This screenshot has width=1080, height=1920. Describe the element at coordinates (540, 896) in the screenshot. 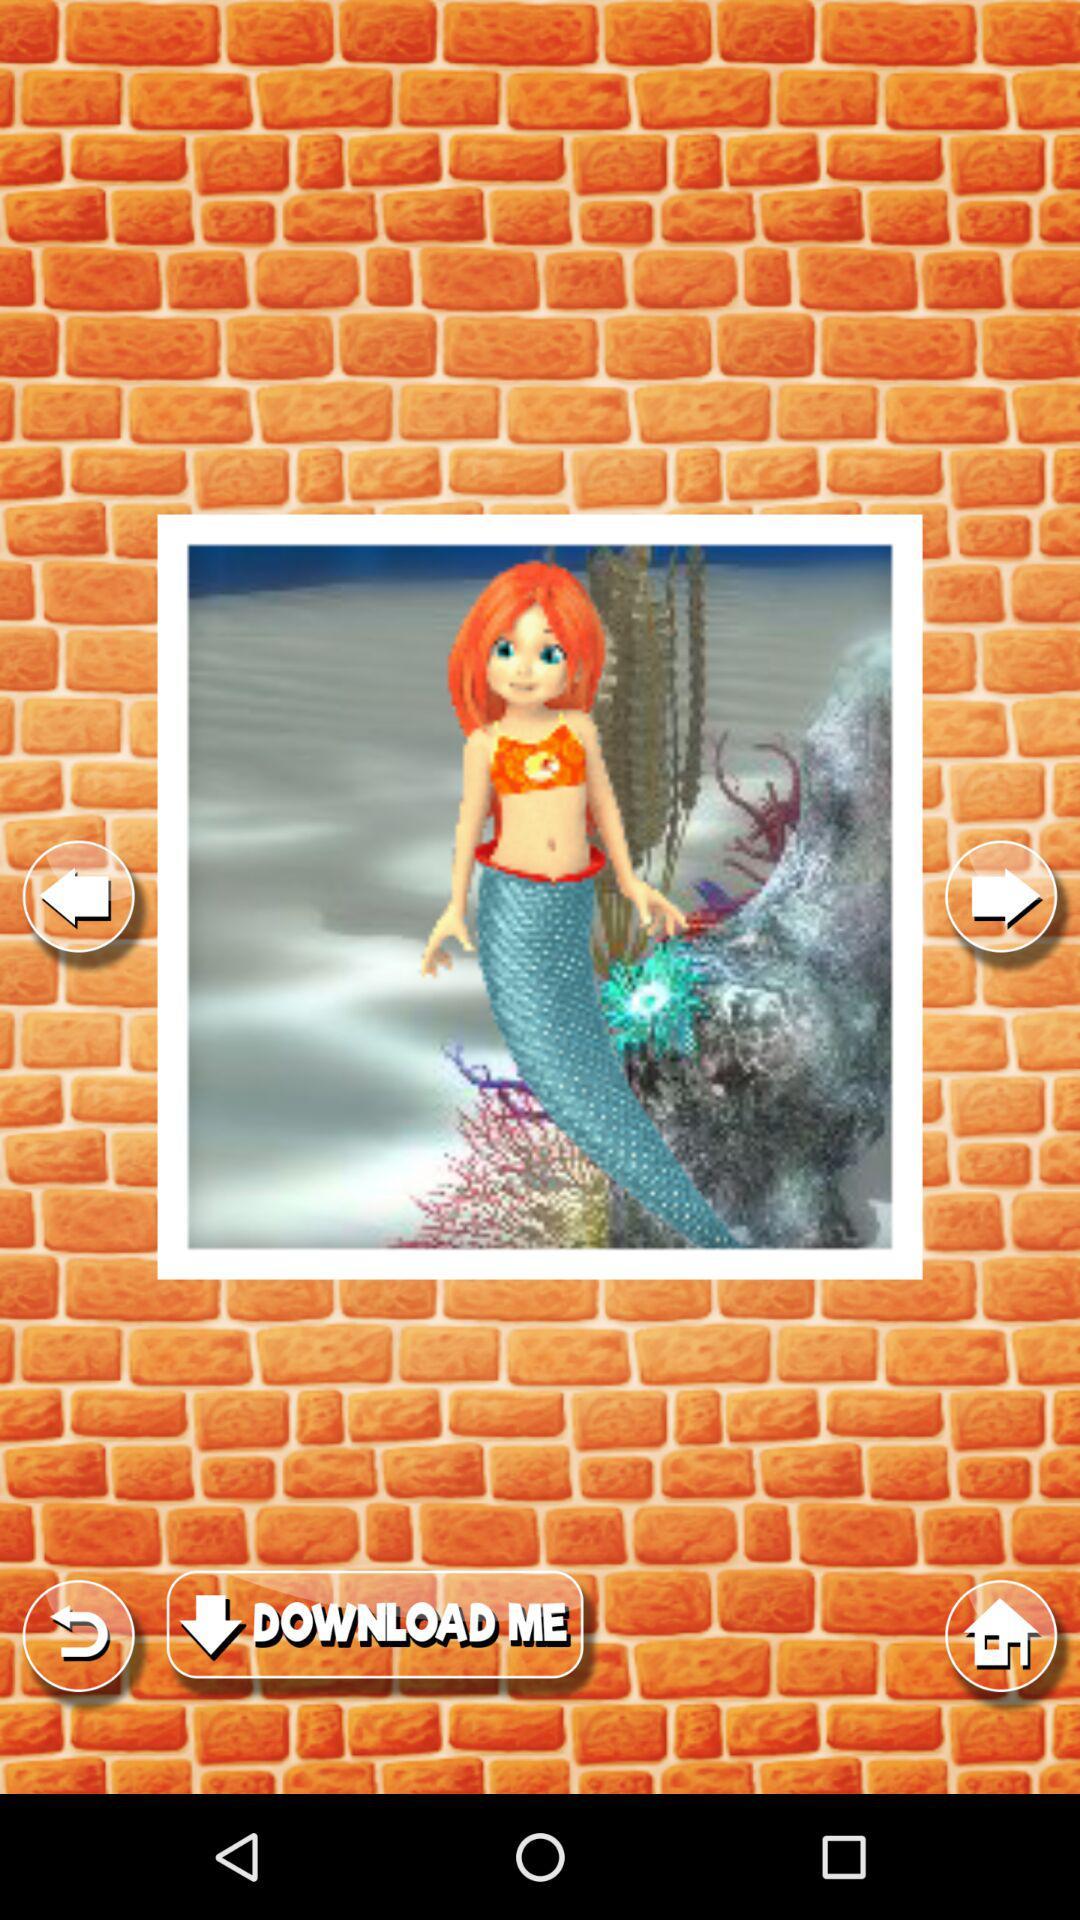

I see `image display screen` at that location.